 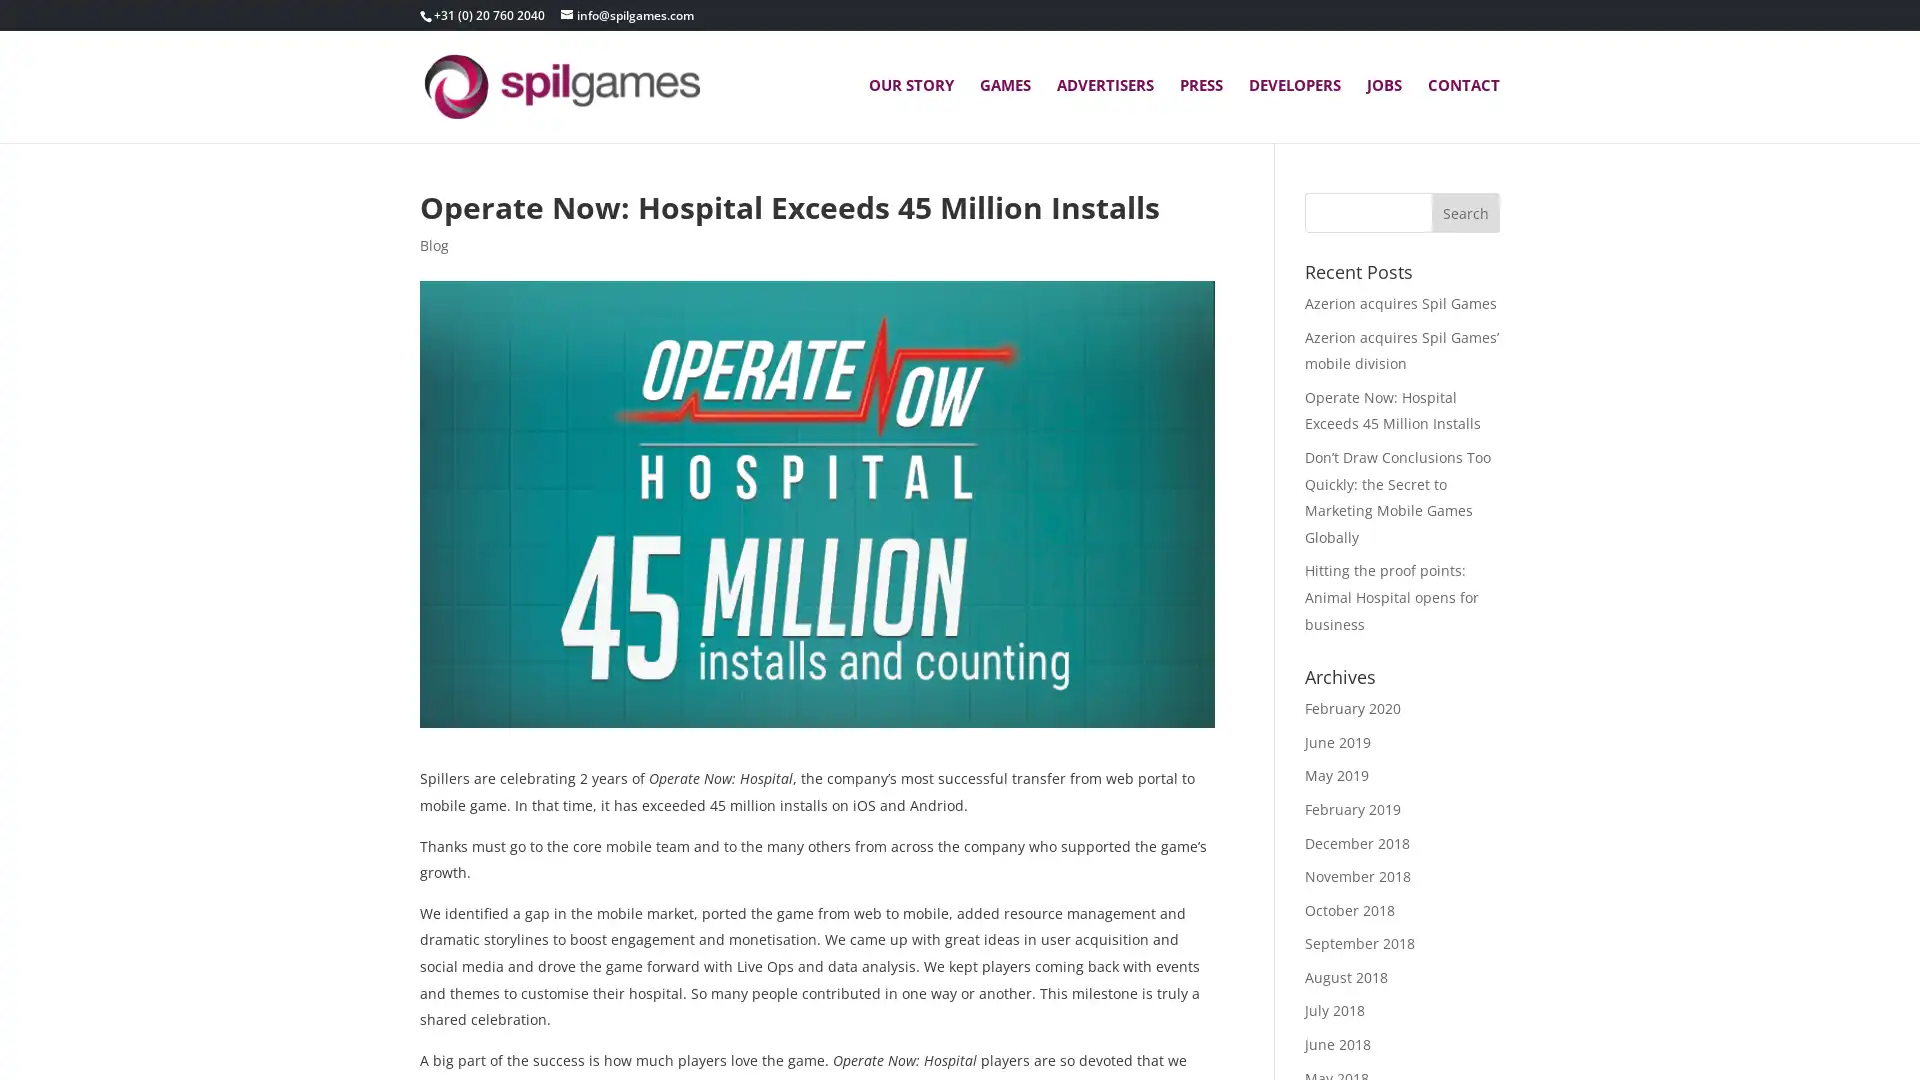 I want to click on Search, so click(x=1465, y=212).